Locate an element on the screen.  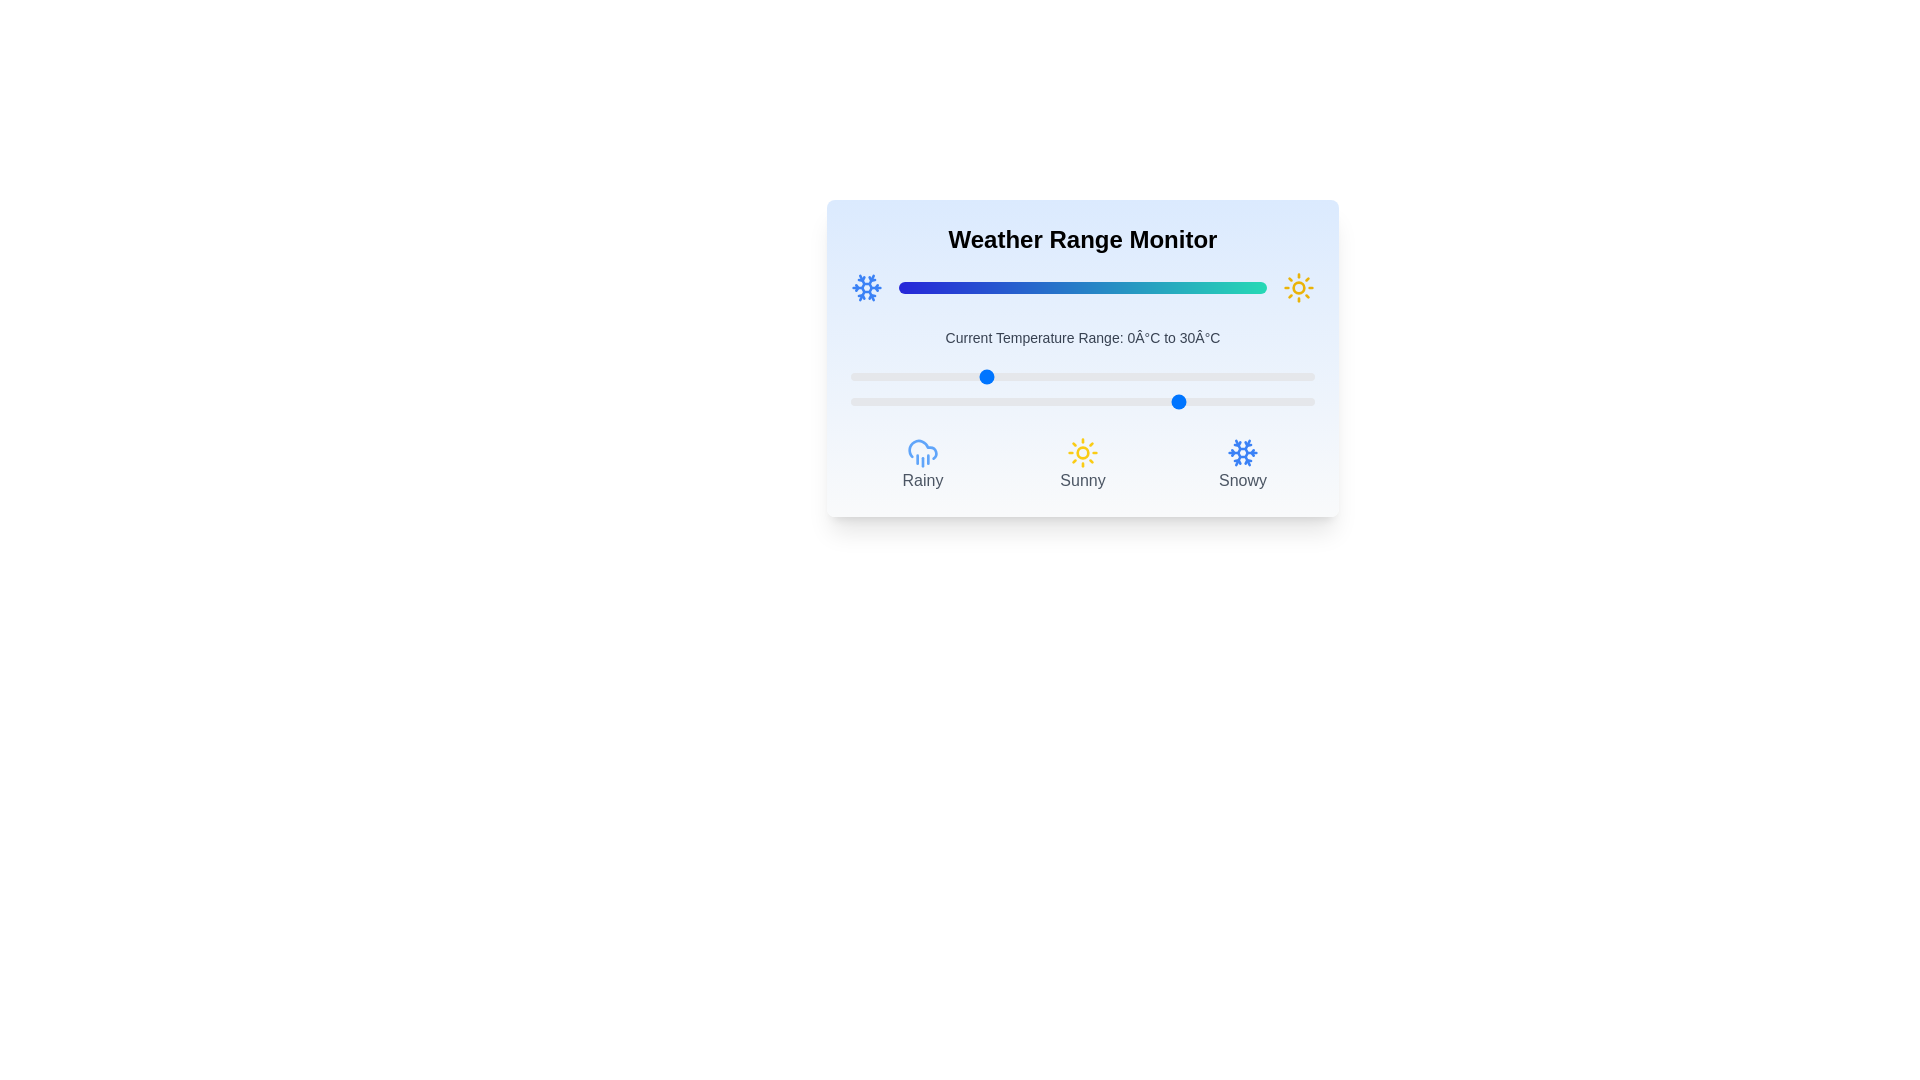
temperature is located at coordinates (1295, 401).